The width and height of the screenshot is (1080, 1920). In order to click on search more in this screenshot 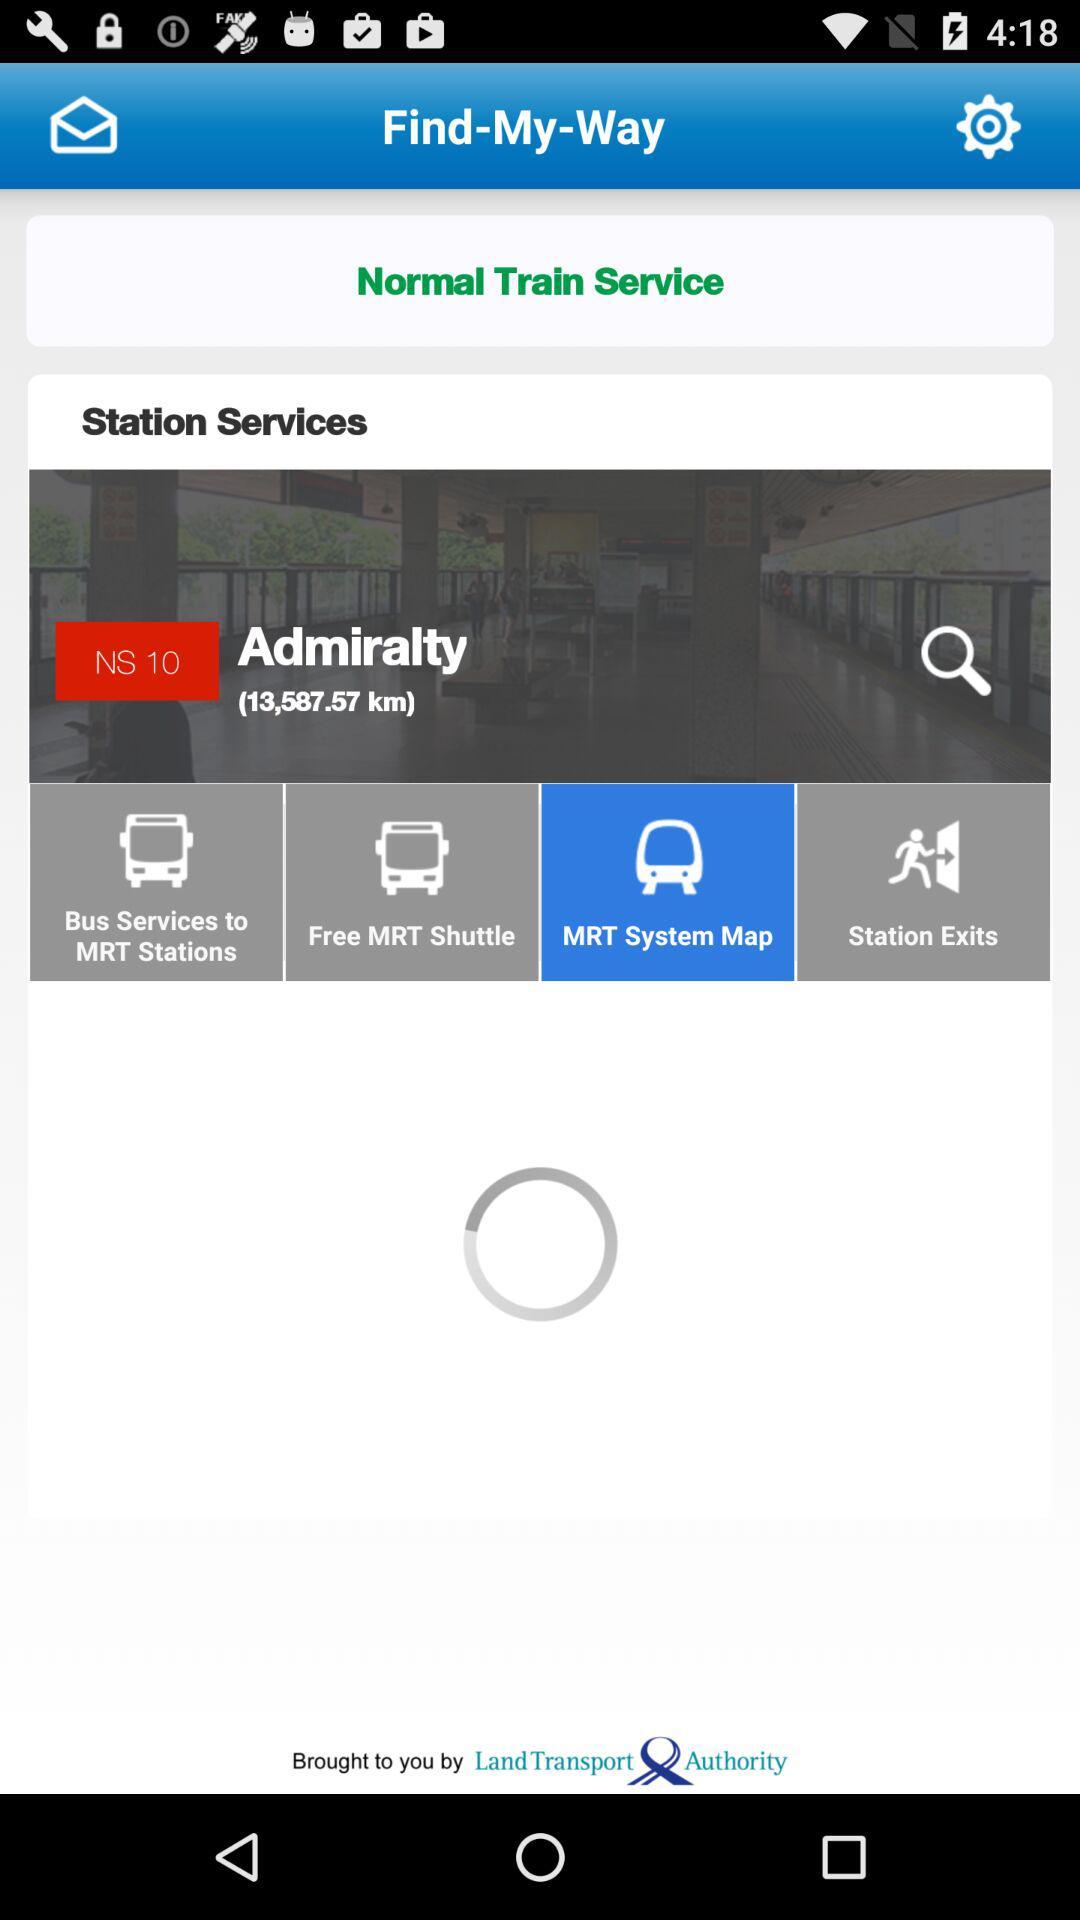, I will do `click(954, 661)`.